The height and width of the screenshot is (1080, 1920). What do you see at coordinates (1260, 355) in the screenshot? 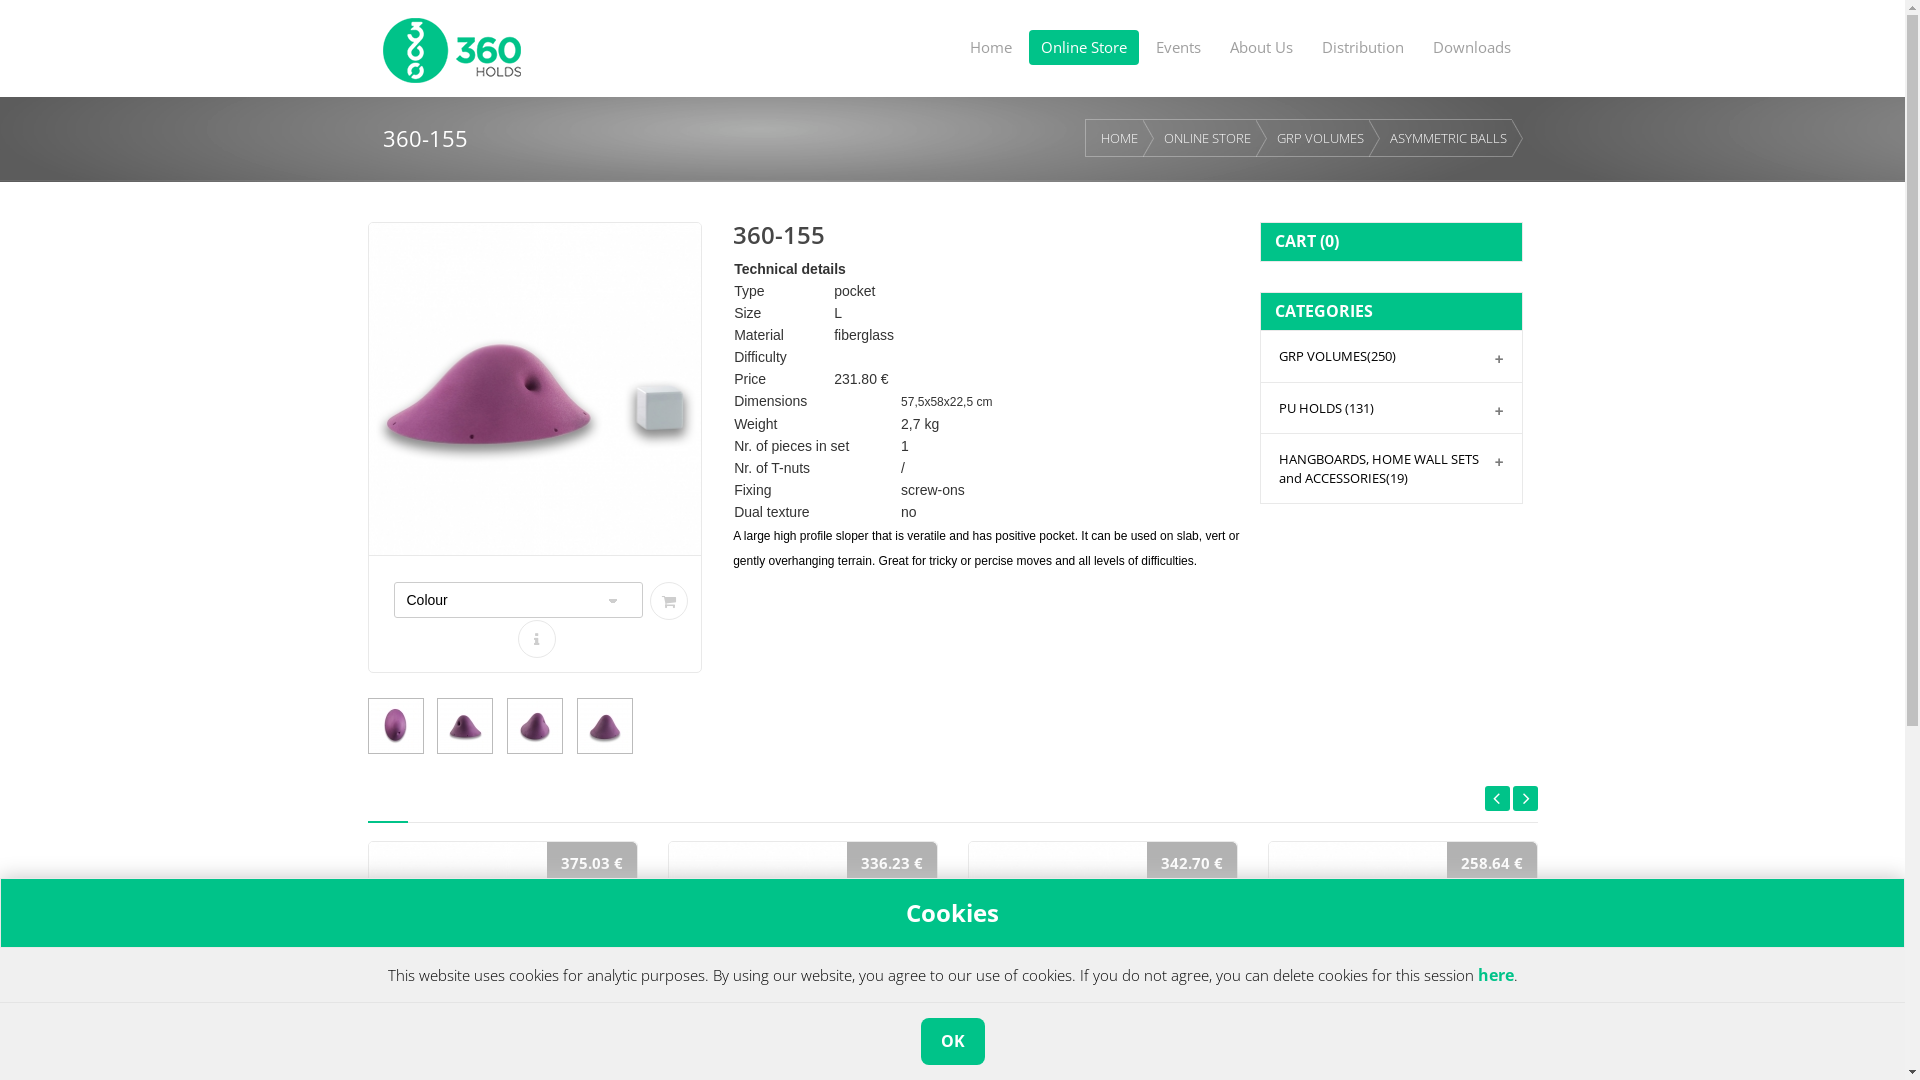
I see `'GRP VOLUMES(250)'` at bounding box center [1260, 355].